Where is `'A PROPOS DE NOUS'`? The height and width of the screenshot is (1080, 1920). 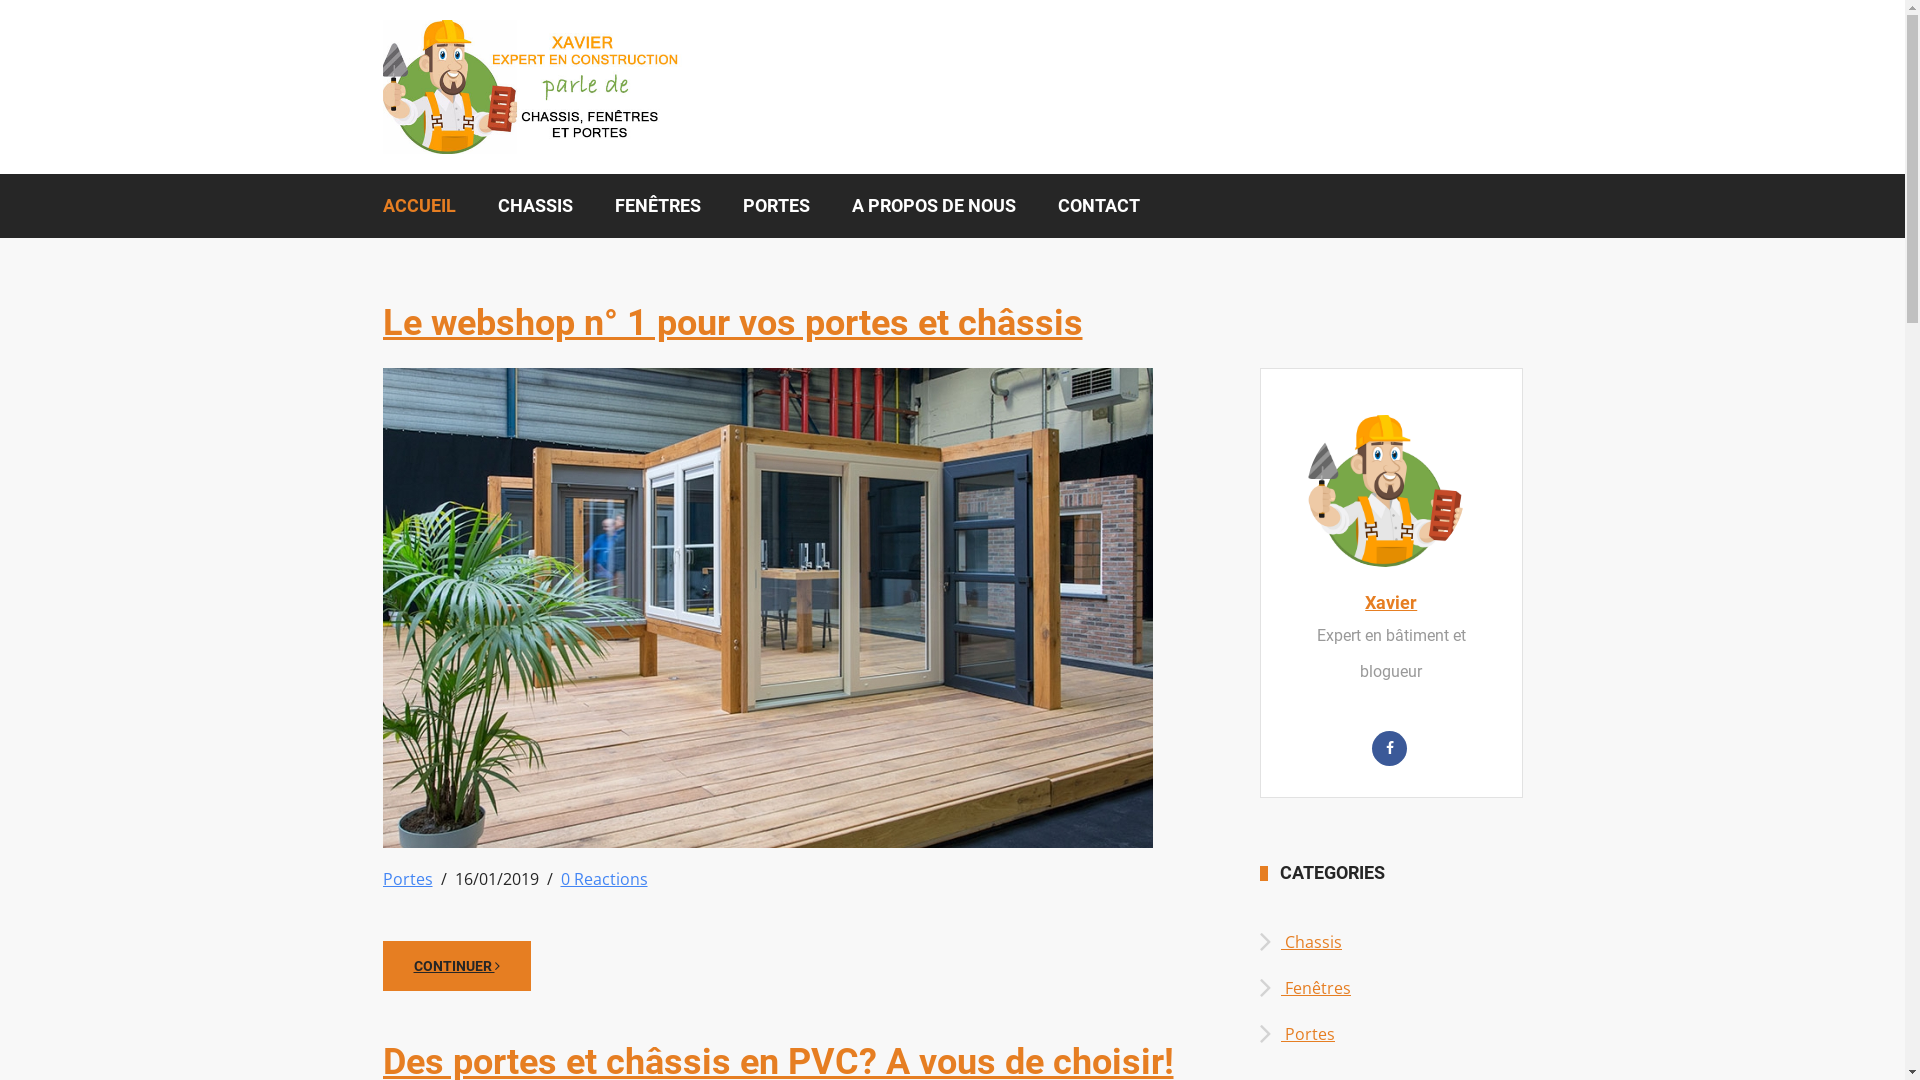
'A PROPOS DE NOUS' is located at coordinates (931, 205).